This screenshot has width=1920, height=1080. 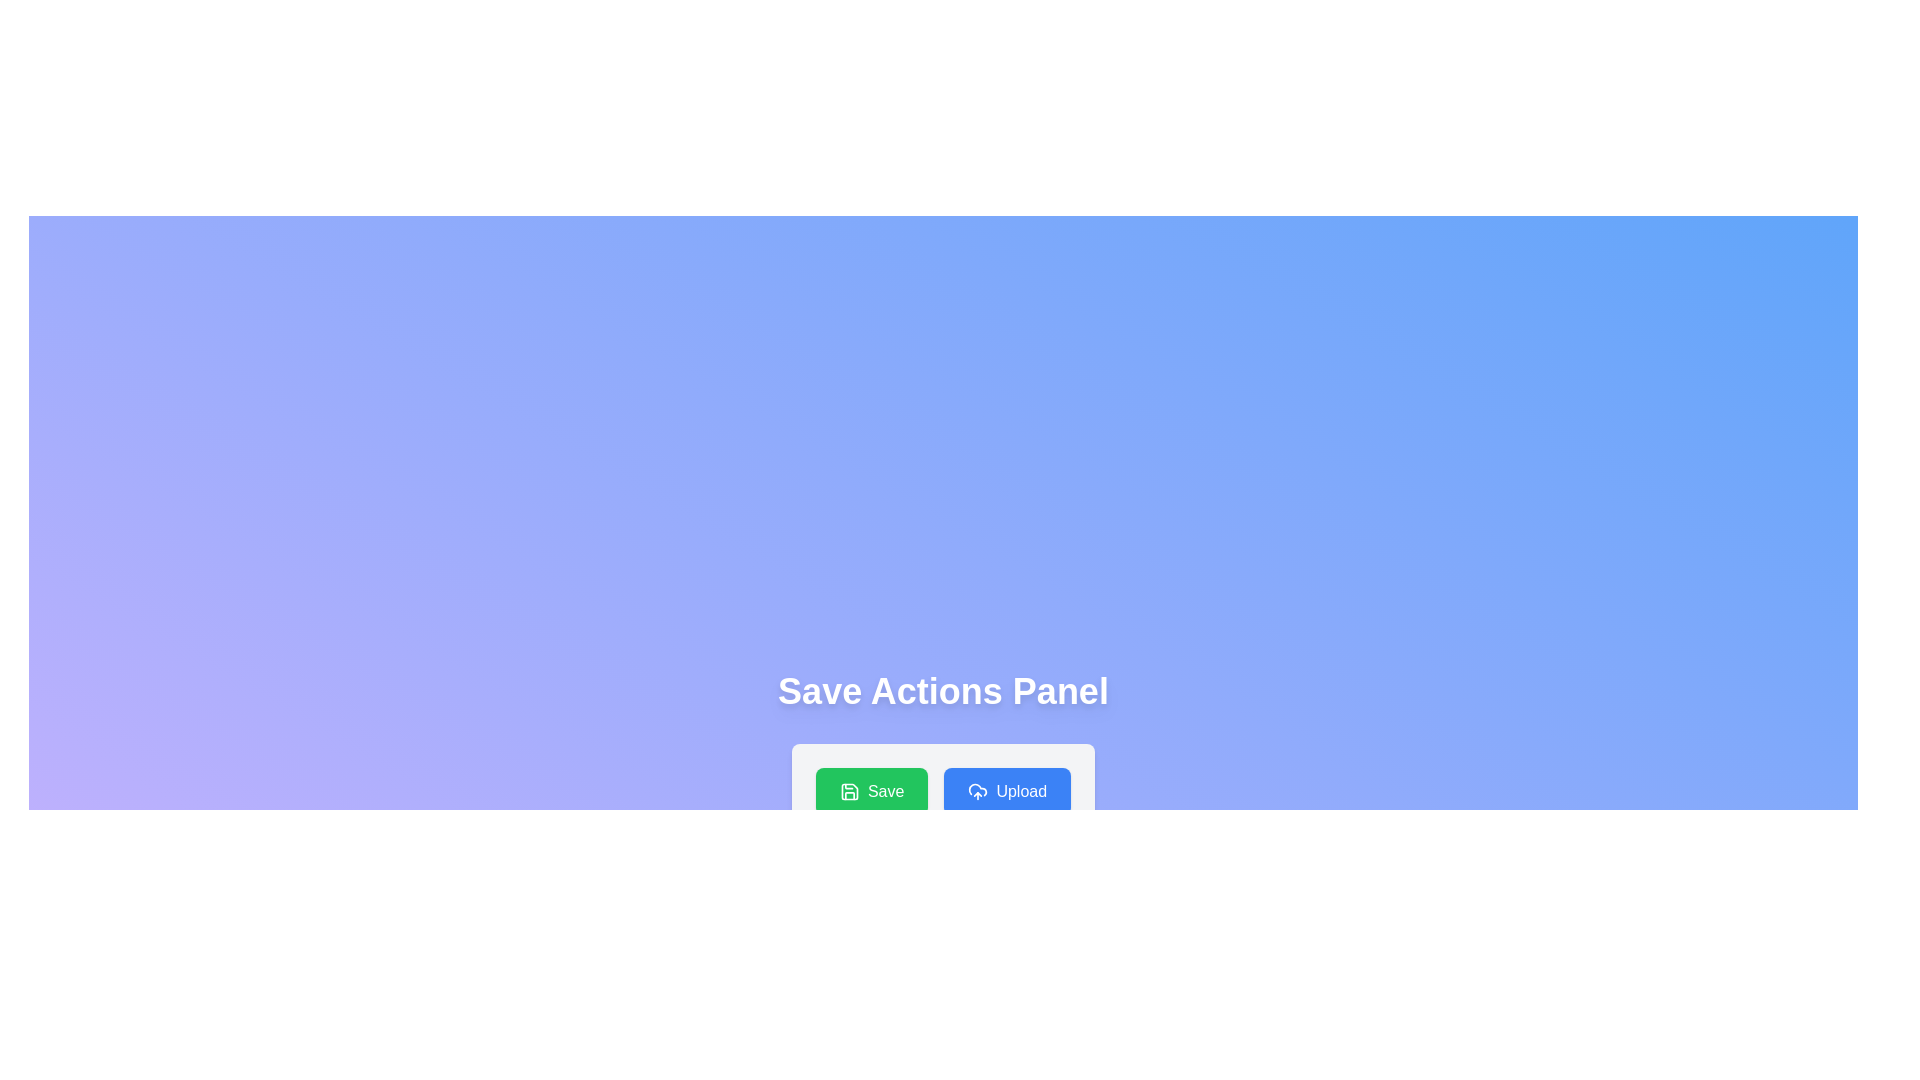 What do you see at coordinates (849, 790) in the screenshot?
I see `the floppy disk icon with a green background located inside the 'Save' button, positioned to the left of the 'Save' text` at bounding box center [849, 790].